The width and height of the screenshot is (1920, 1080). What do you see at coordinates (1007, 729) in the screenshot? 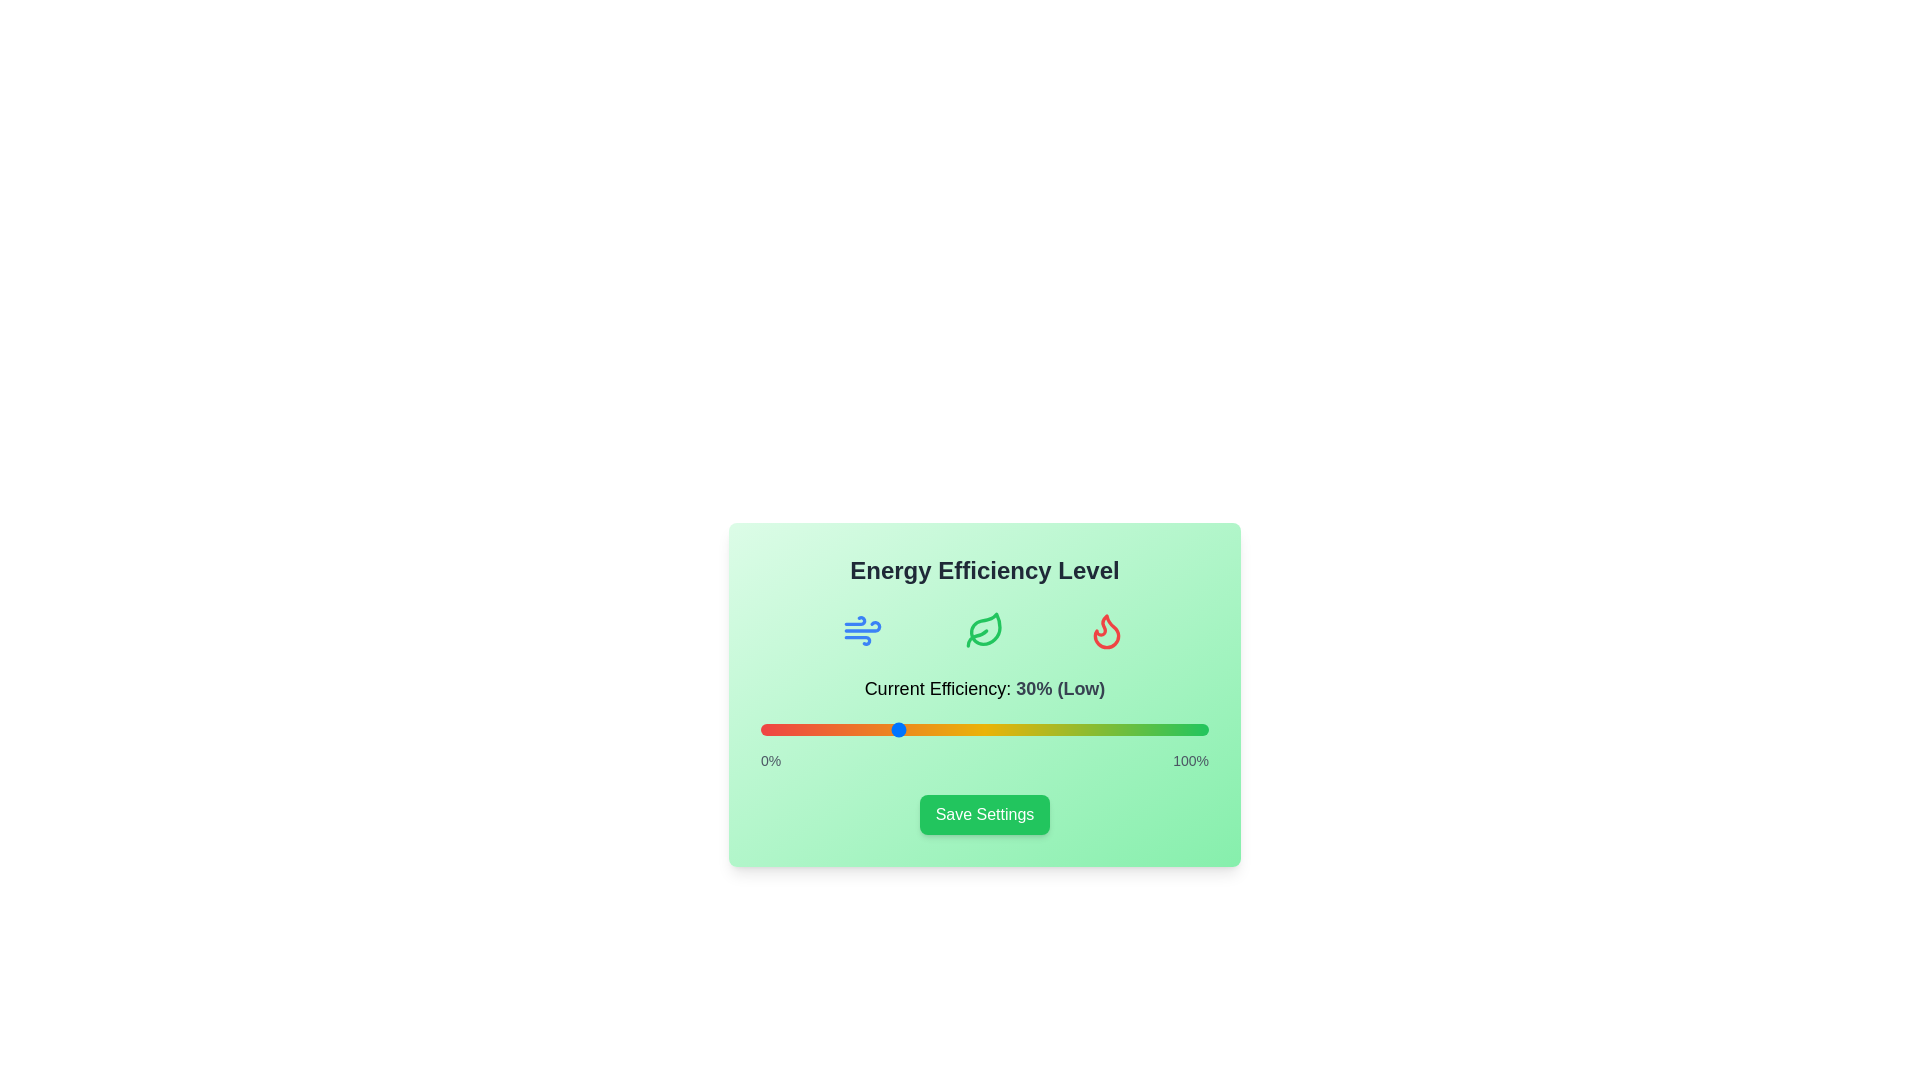
I see `the efficiency slider to 55%` at bounding box center [1007, 729].